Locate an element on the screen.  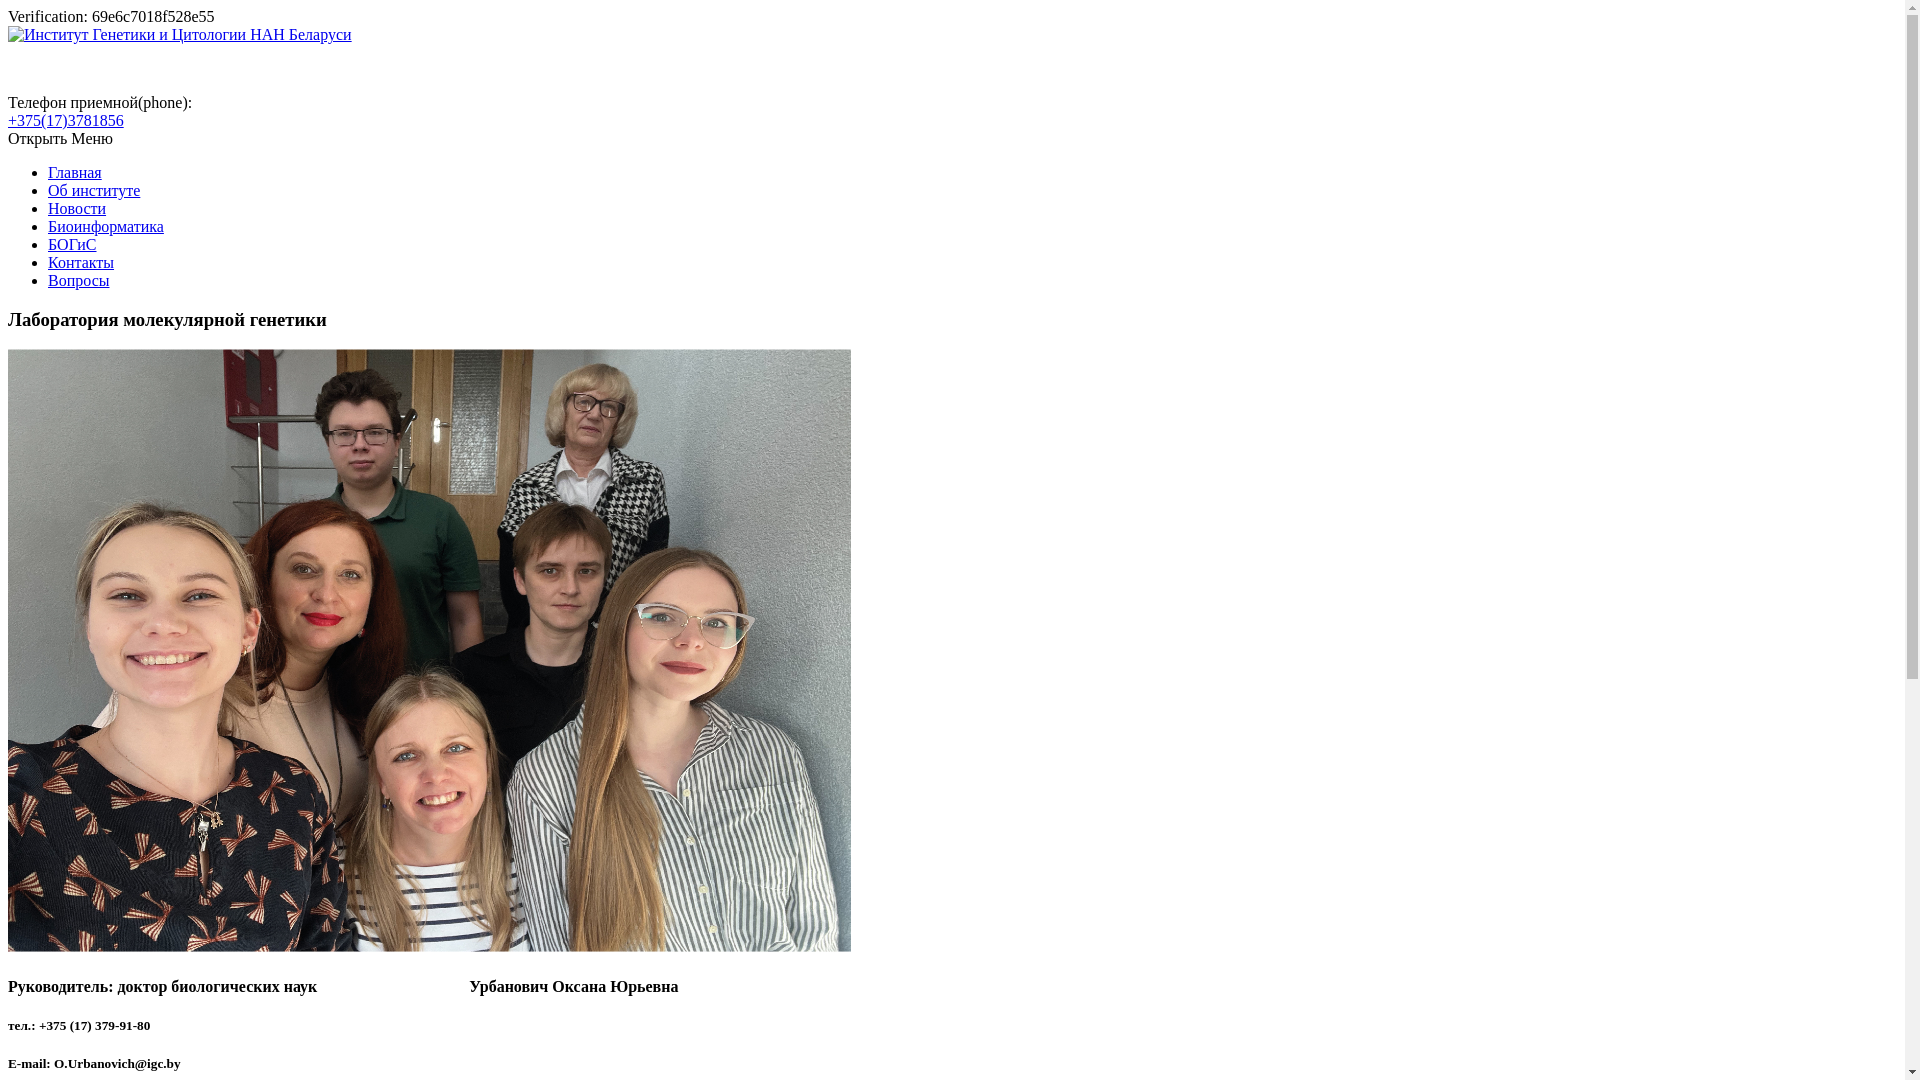
'+375(17)3781856' is located at coordinates (66, 120).